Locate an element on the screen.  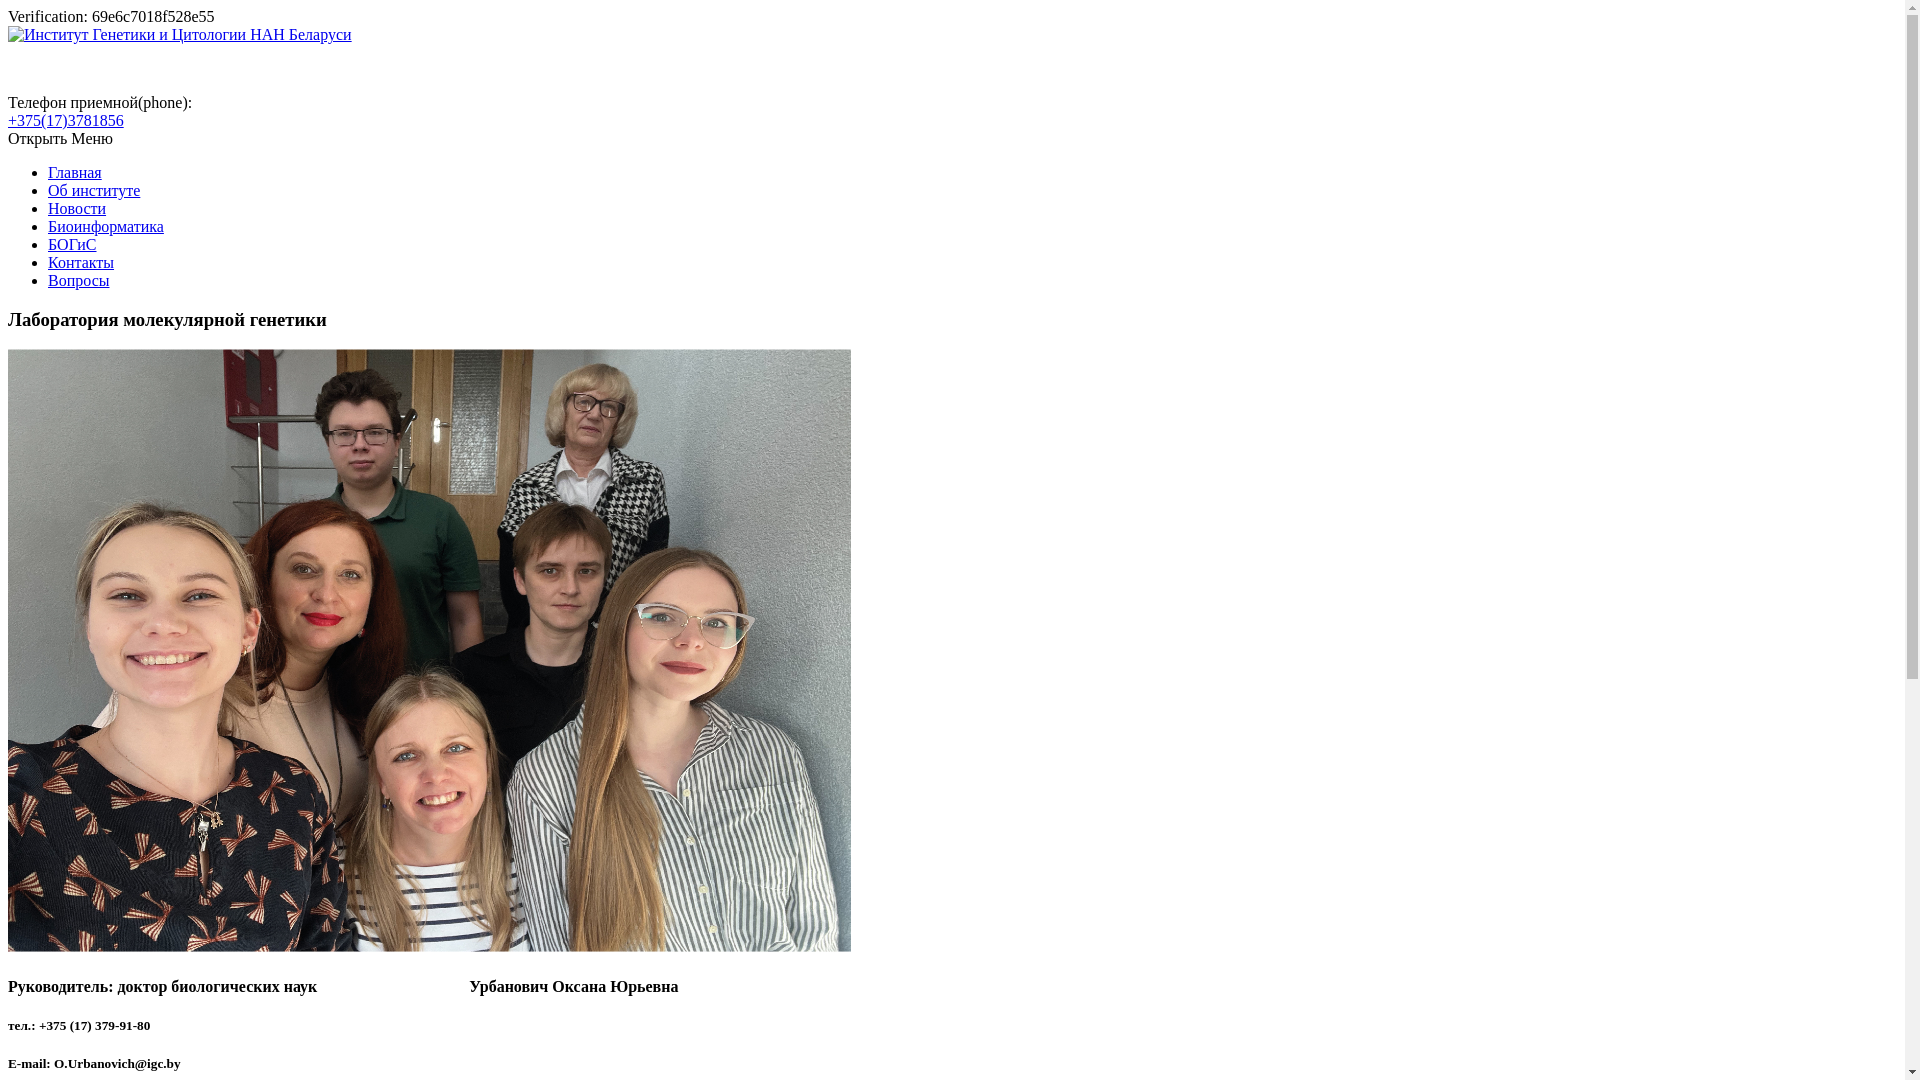
'+375(17)3781856' is located at coordinates (66, 120).